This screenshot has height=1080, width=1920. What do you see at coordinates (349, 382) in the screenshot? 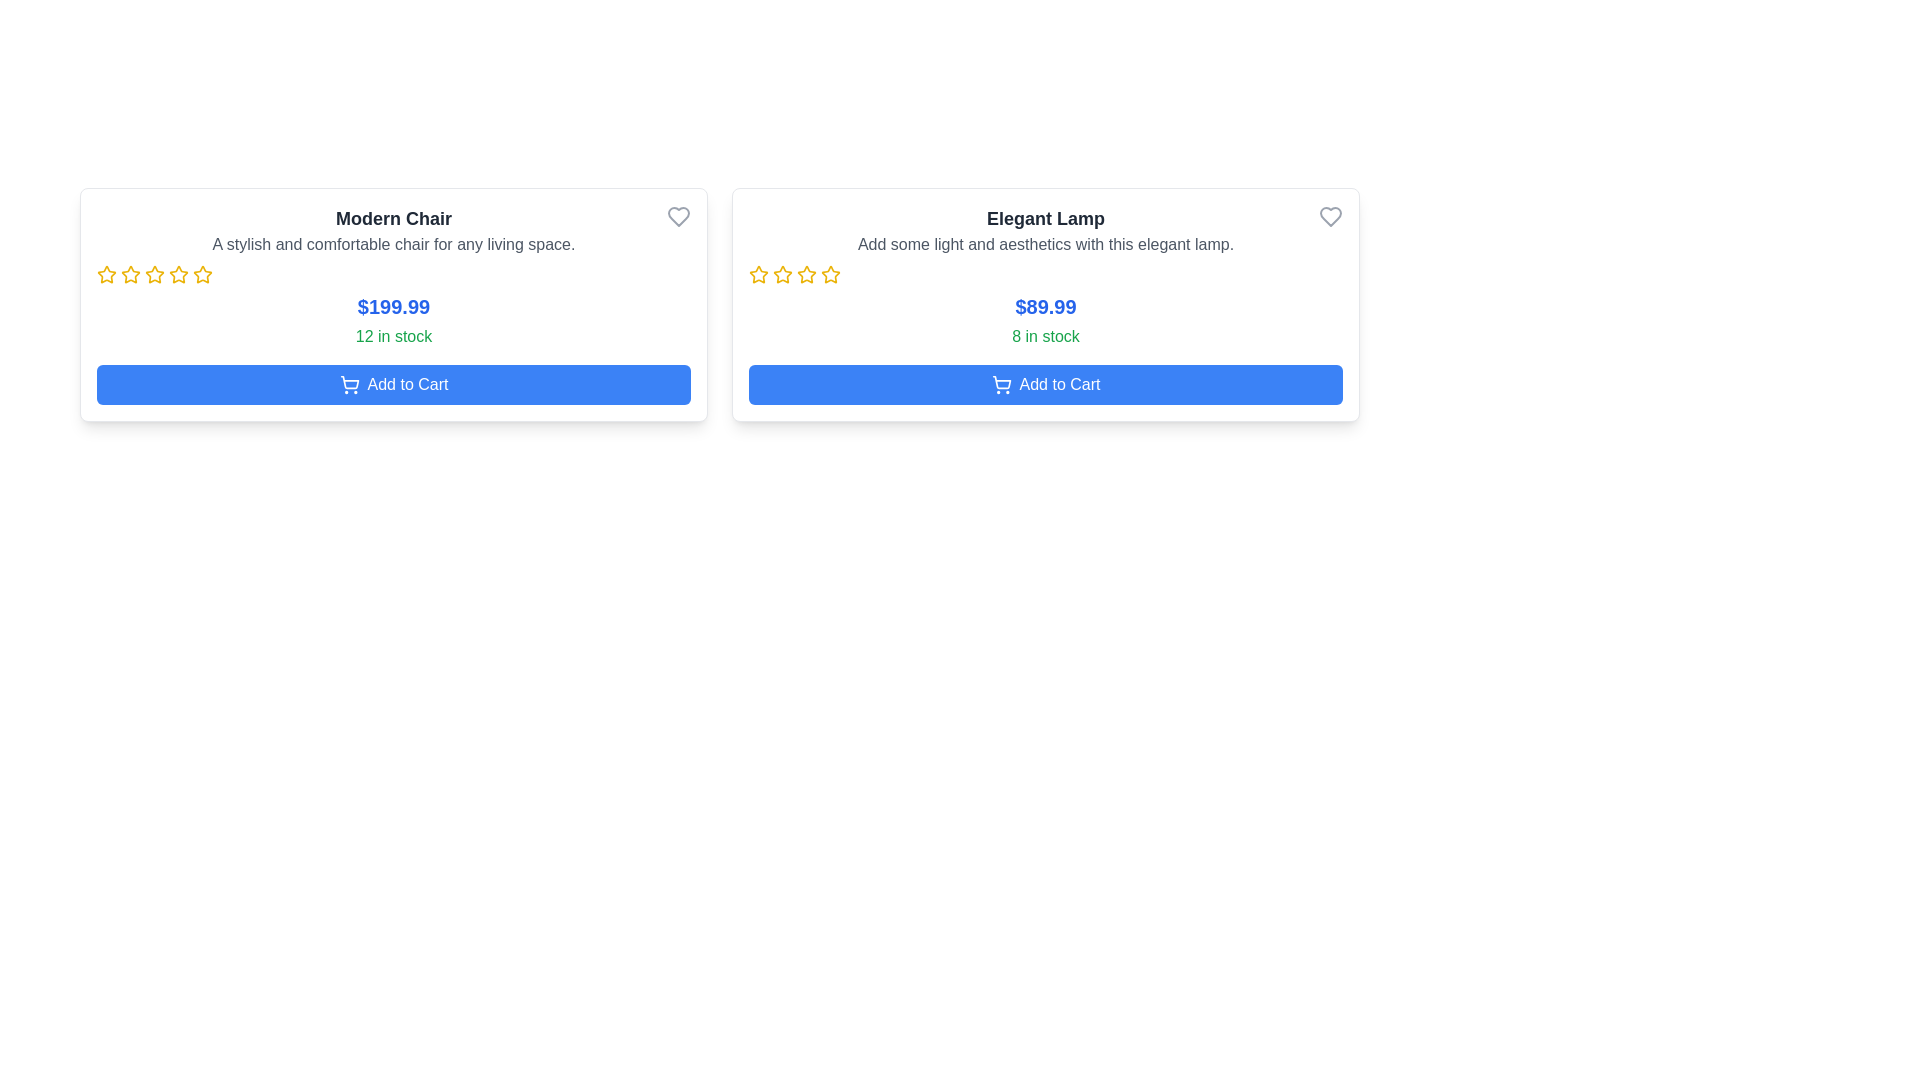
I see `the shopping cart icon located below the product details box, specifically under the blue 'Add to Cart' button in the bottom left corner` at bounding box center [349, 382].